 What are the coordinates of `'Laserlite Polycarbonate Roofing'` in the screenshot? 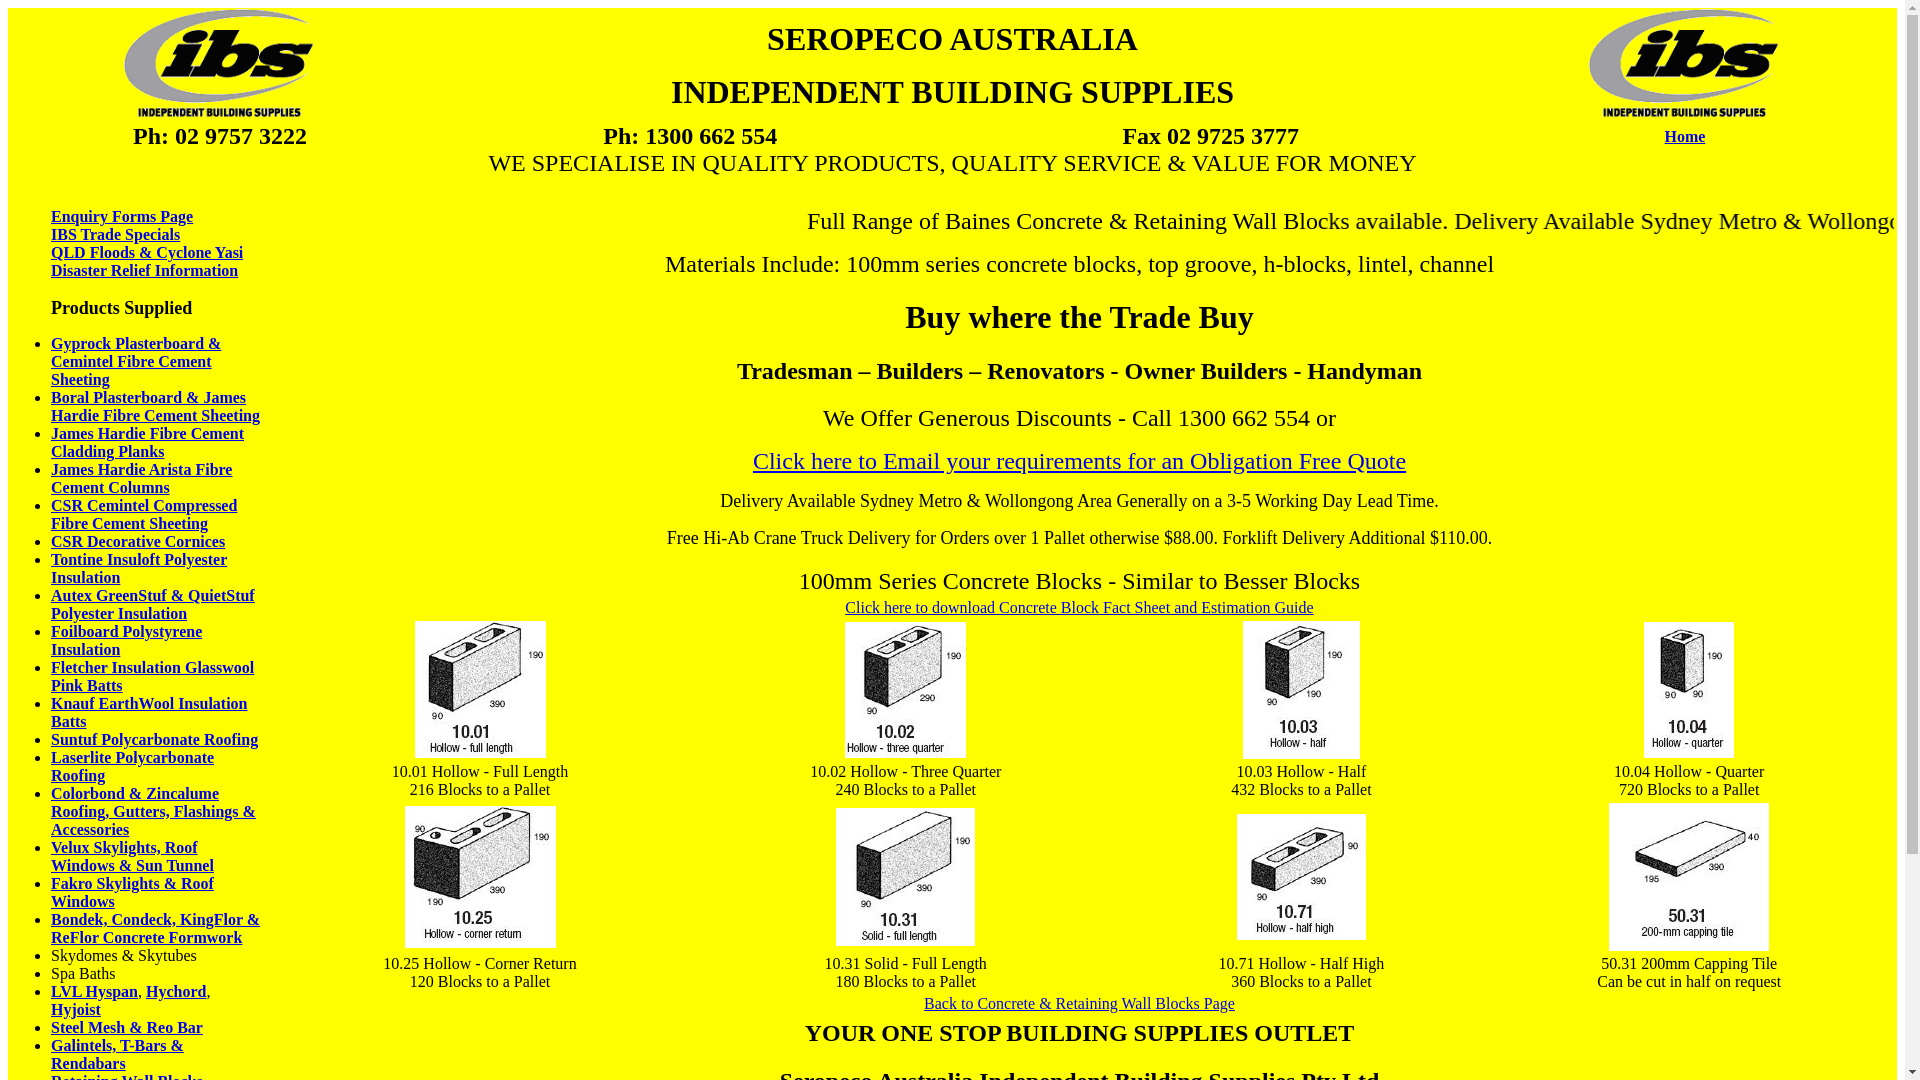 It's located at (131, 765).